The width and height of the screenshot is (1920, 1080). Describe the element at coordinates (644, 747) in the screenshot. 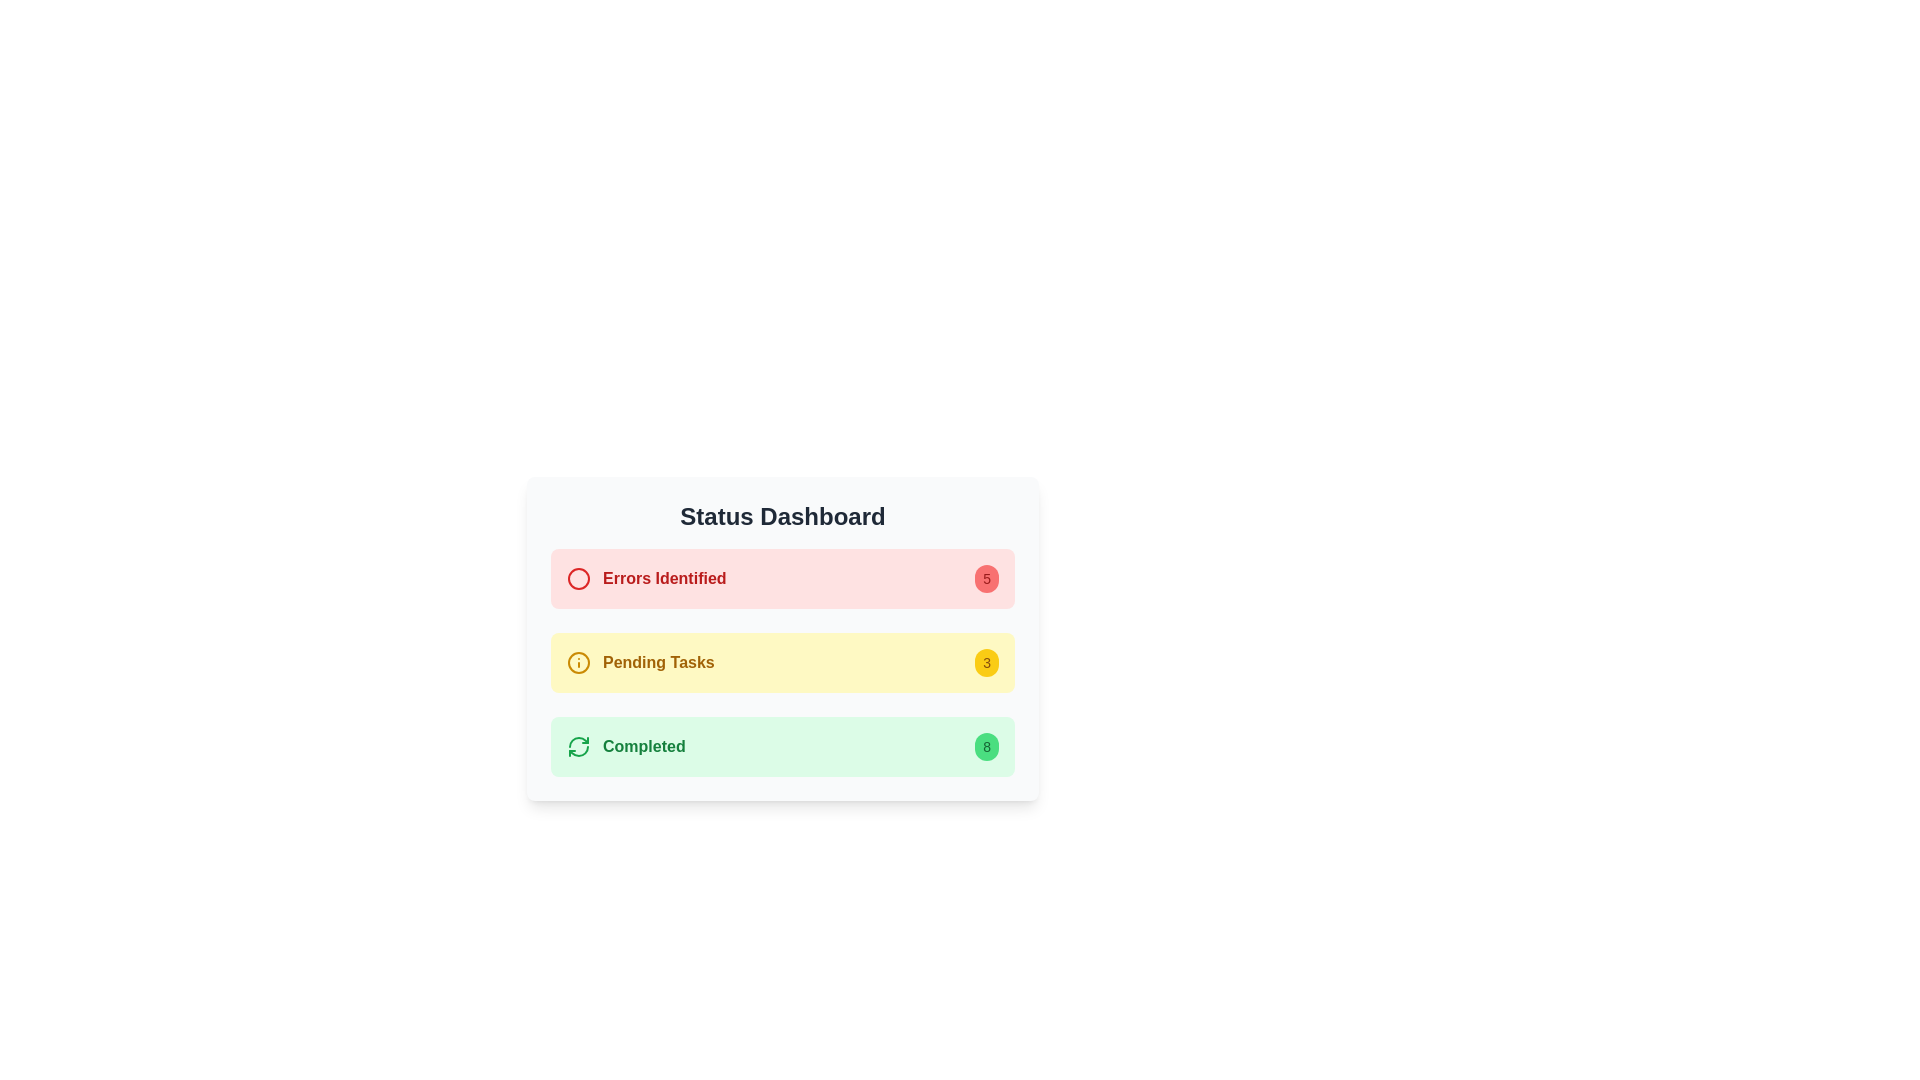

I see `the static text indicating completed status, which is positioned to the right of a circular green 'refresh' icon in the green background status box at the bottom of the 'Status Dashboard'` at that location.